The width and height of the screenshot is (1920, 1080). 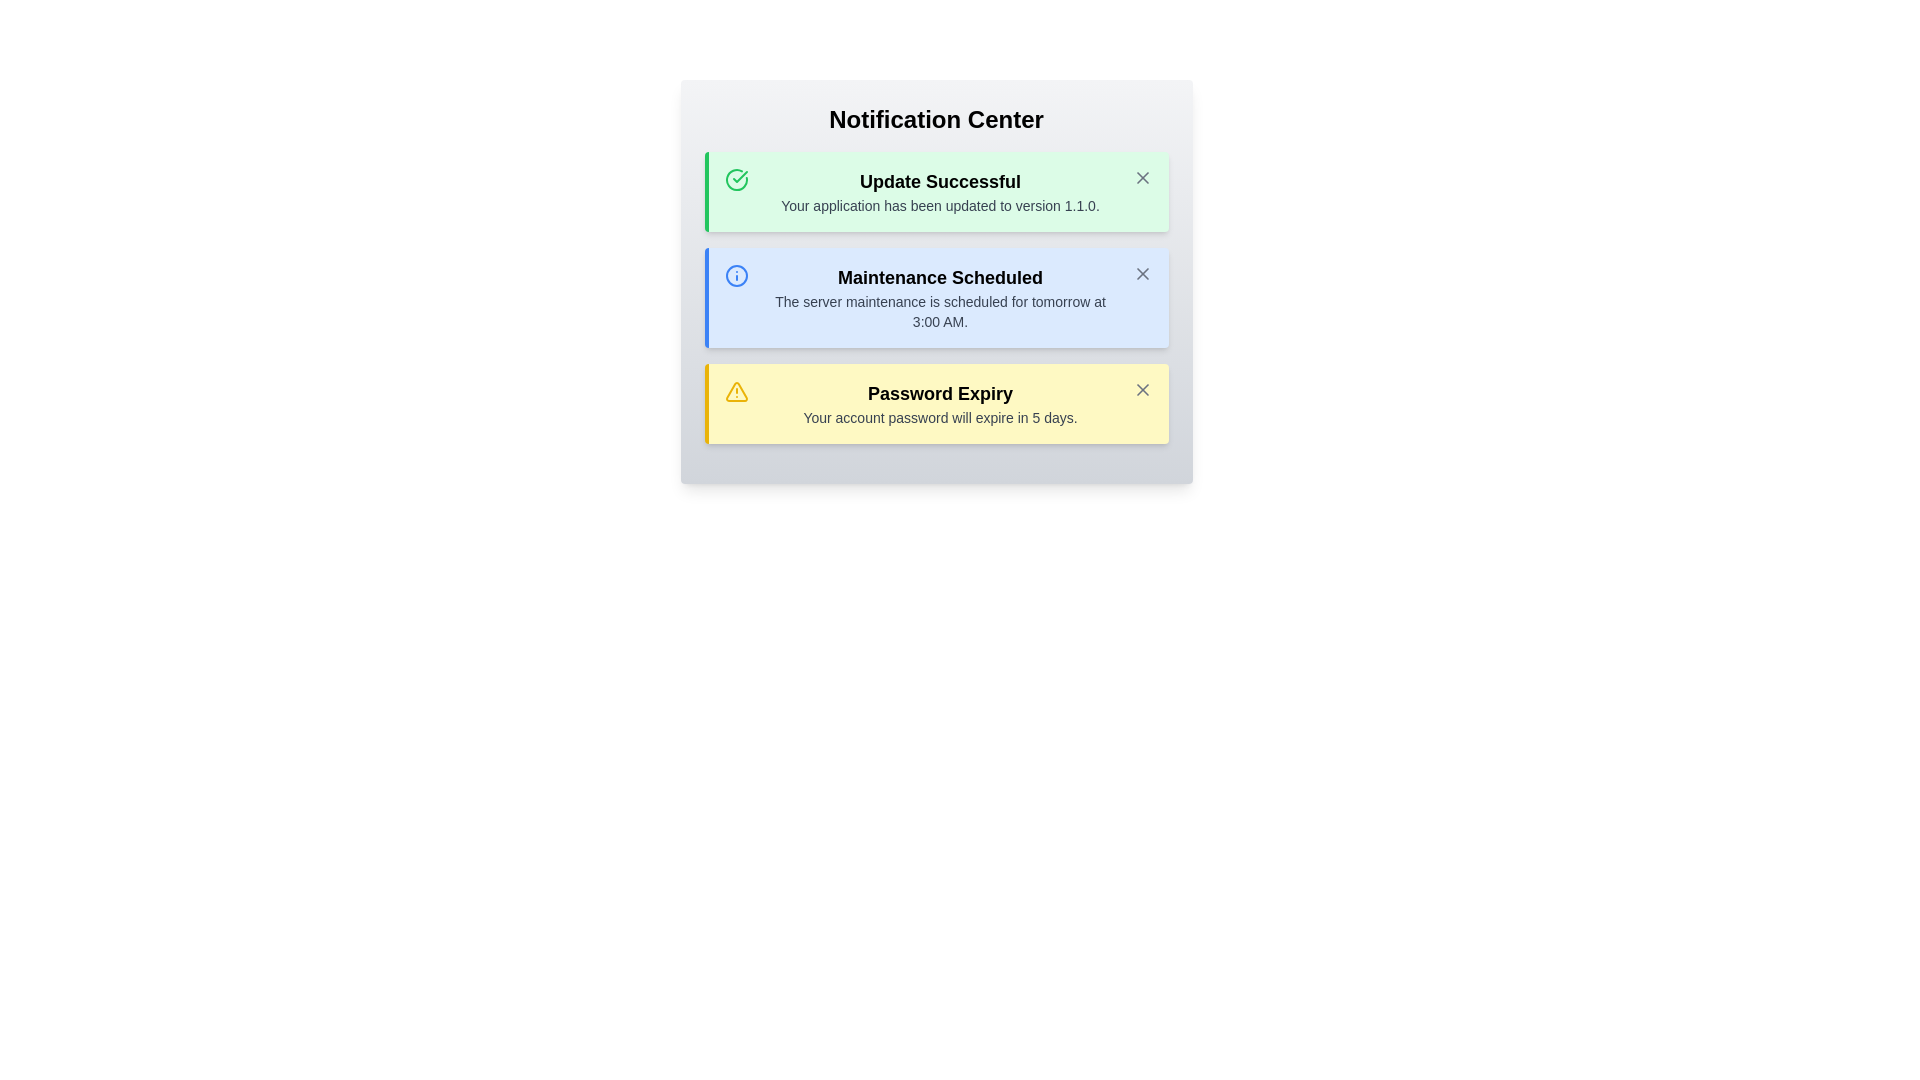 What do you see at coordinates (939, 393) in the screenshot?
I see `the title text label of the warning notification regarding password expiry status, which is located at the top of the yellow notification card in the notification center` at bounding box center [939, 393].